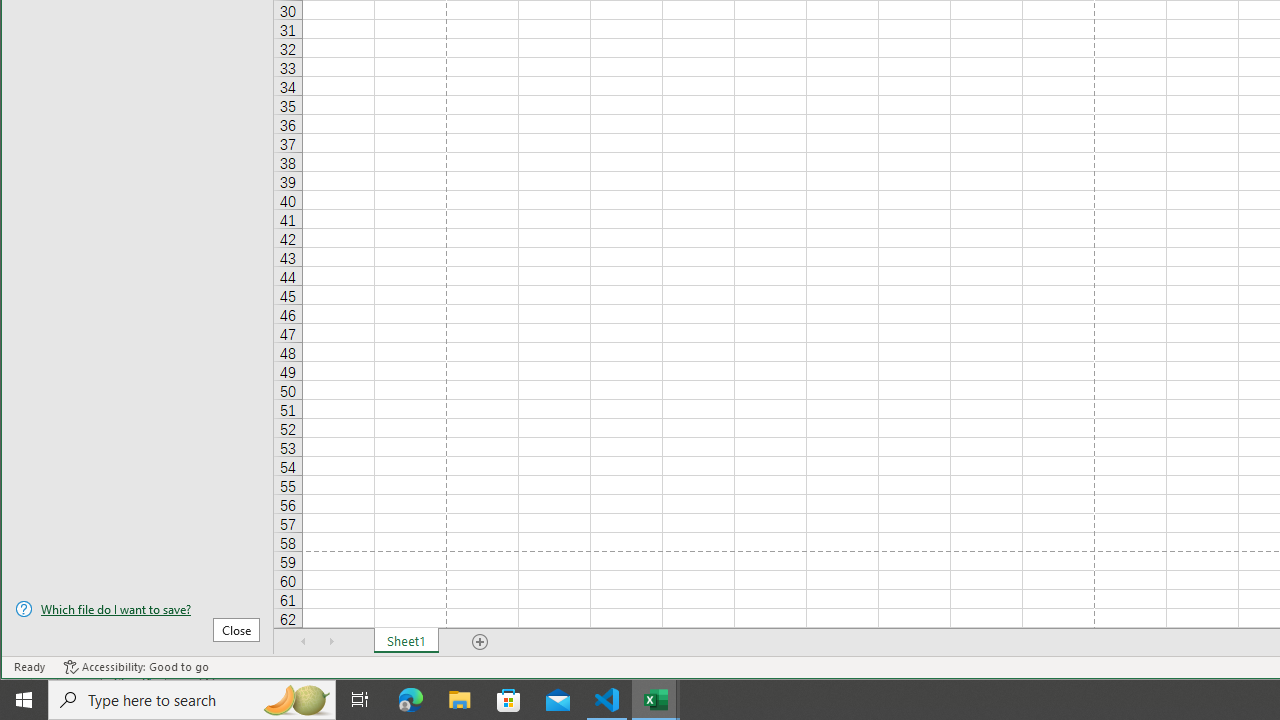  What do you see at coordinates (656, 698) in the screenshot?
I see `'Excel - 2 running windows'` at bounding box center [656, 698].